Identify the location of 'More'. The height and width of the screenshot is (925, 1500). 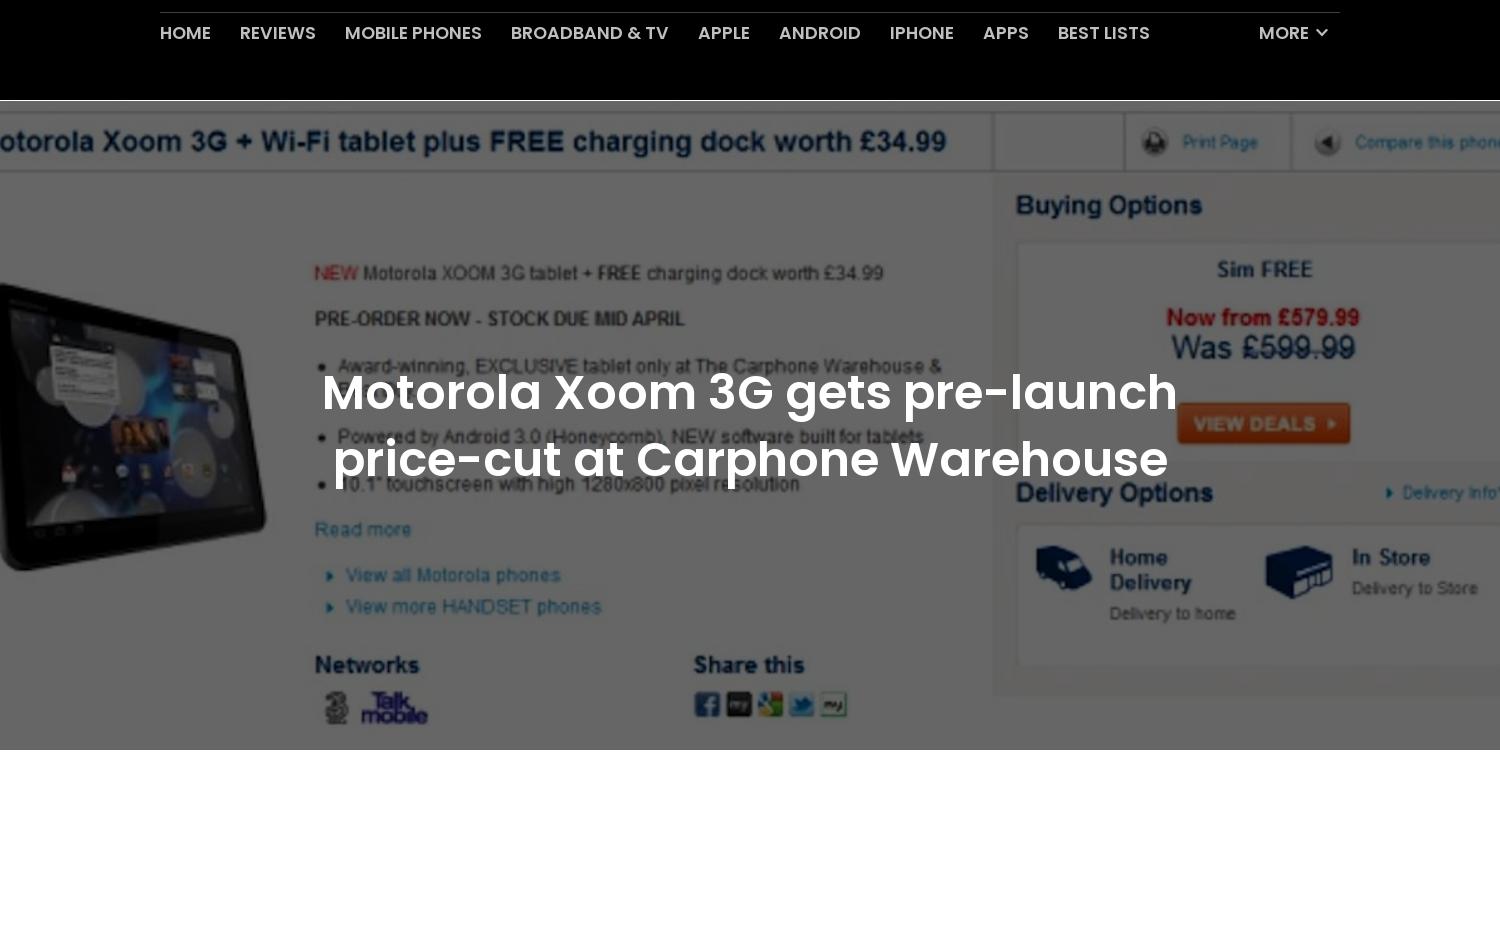
(1284, 79).